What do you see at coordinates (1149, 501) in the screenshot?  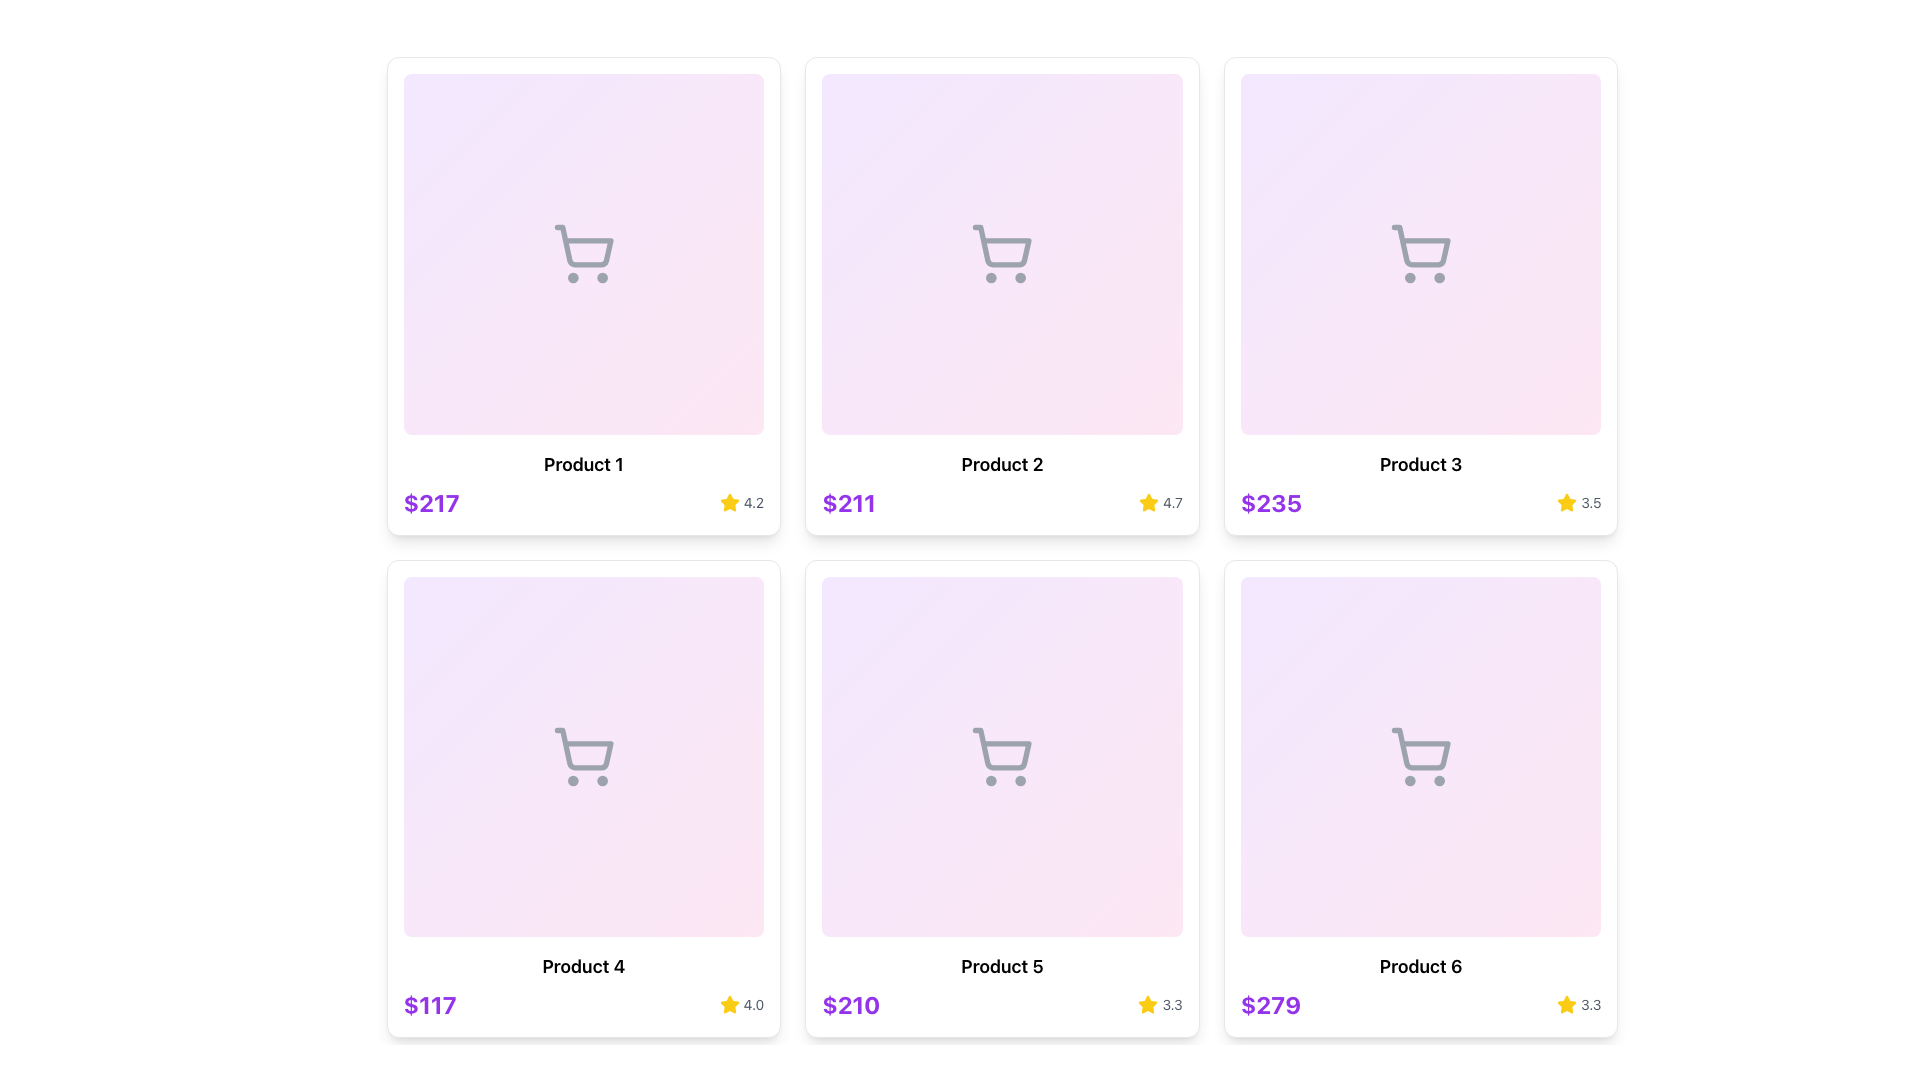 I see `the star icon that represents the rating for 'Product 2', located in the bottom-right corner of the card next to the '4.7' rating text` at bounding box center [1149, 501].